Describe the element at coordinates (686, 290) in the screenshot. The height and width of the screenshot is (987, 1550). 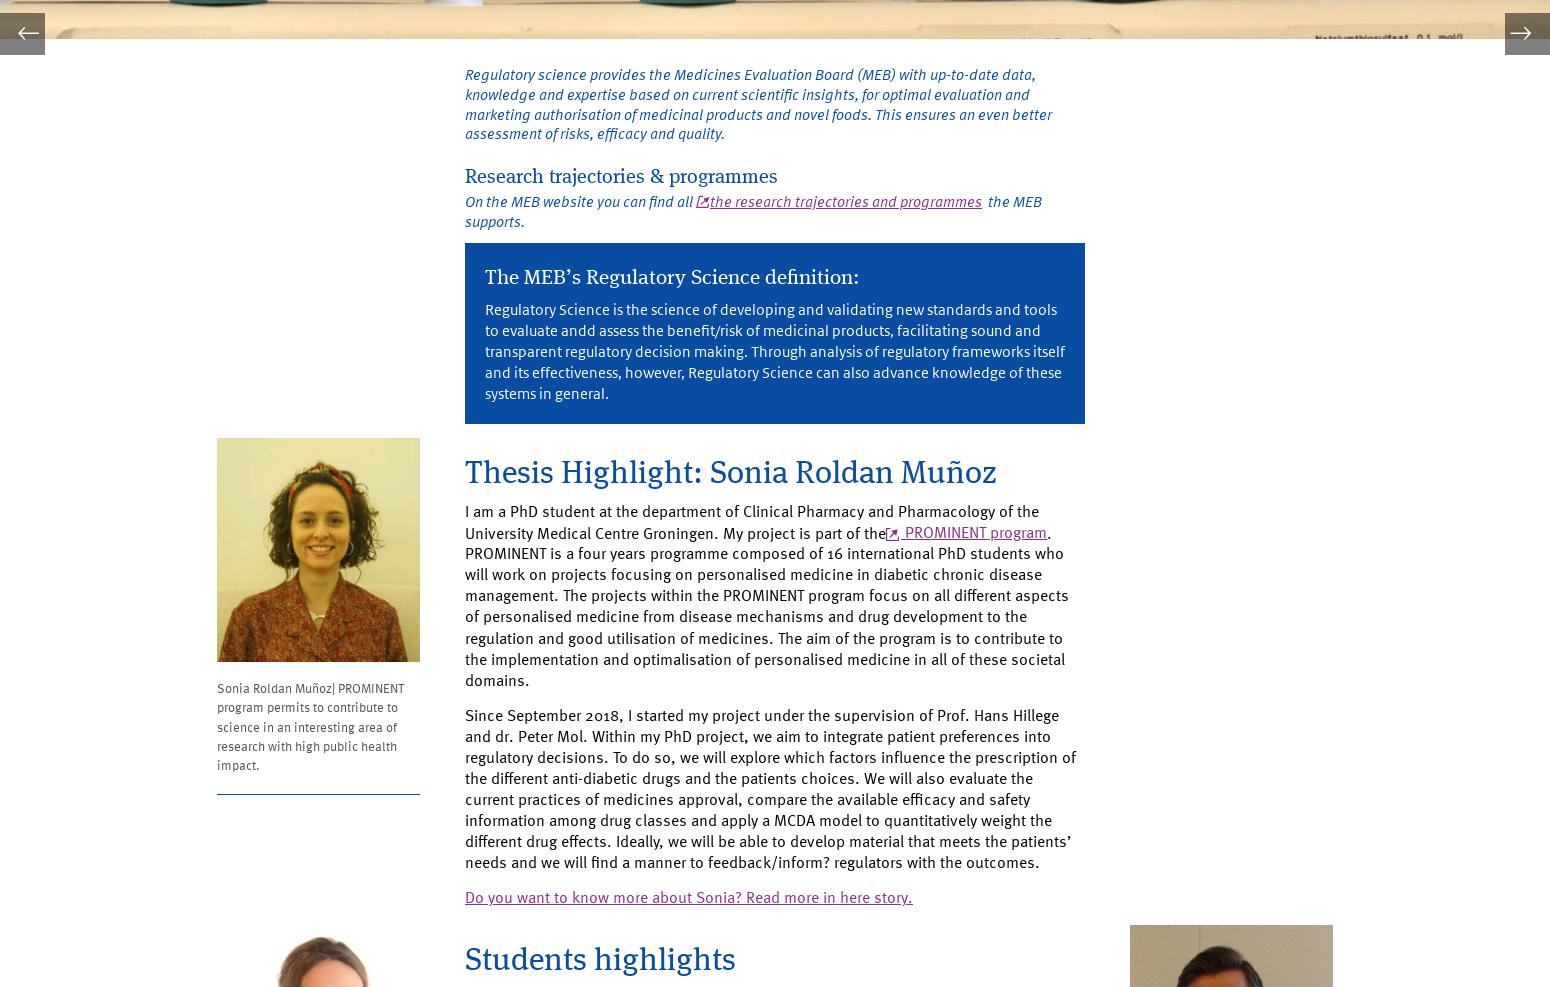
I see `'The MEB’s Regulatory Science definition:'` at that location.